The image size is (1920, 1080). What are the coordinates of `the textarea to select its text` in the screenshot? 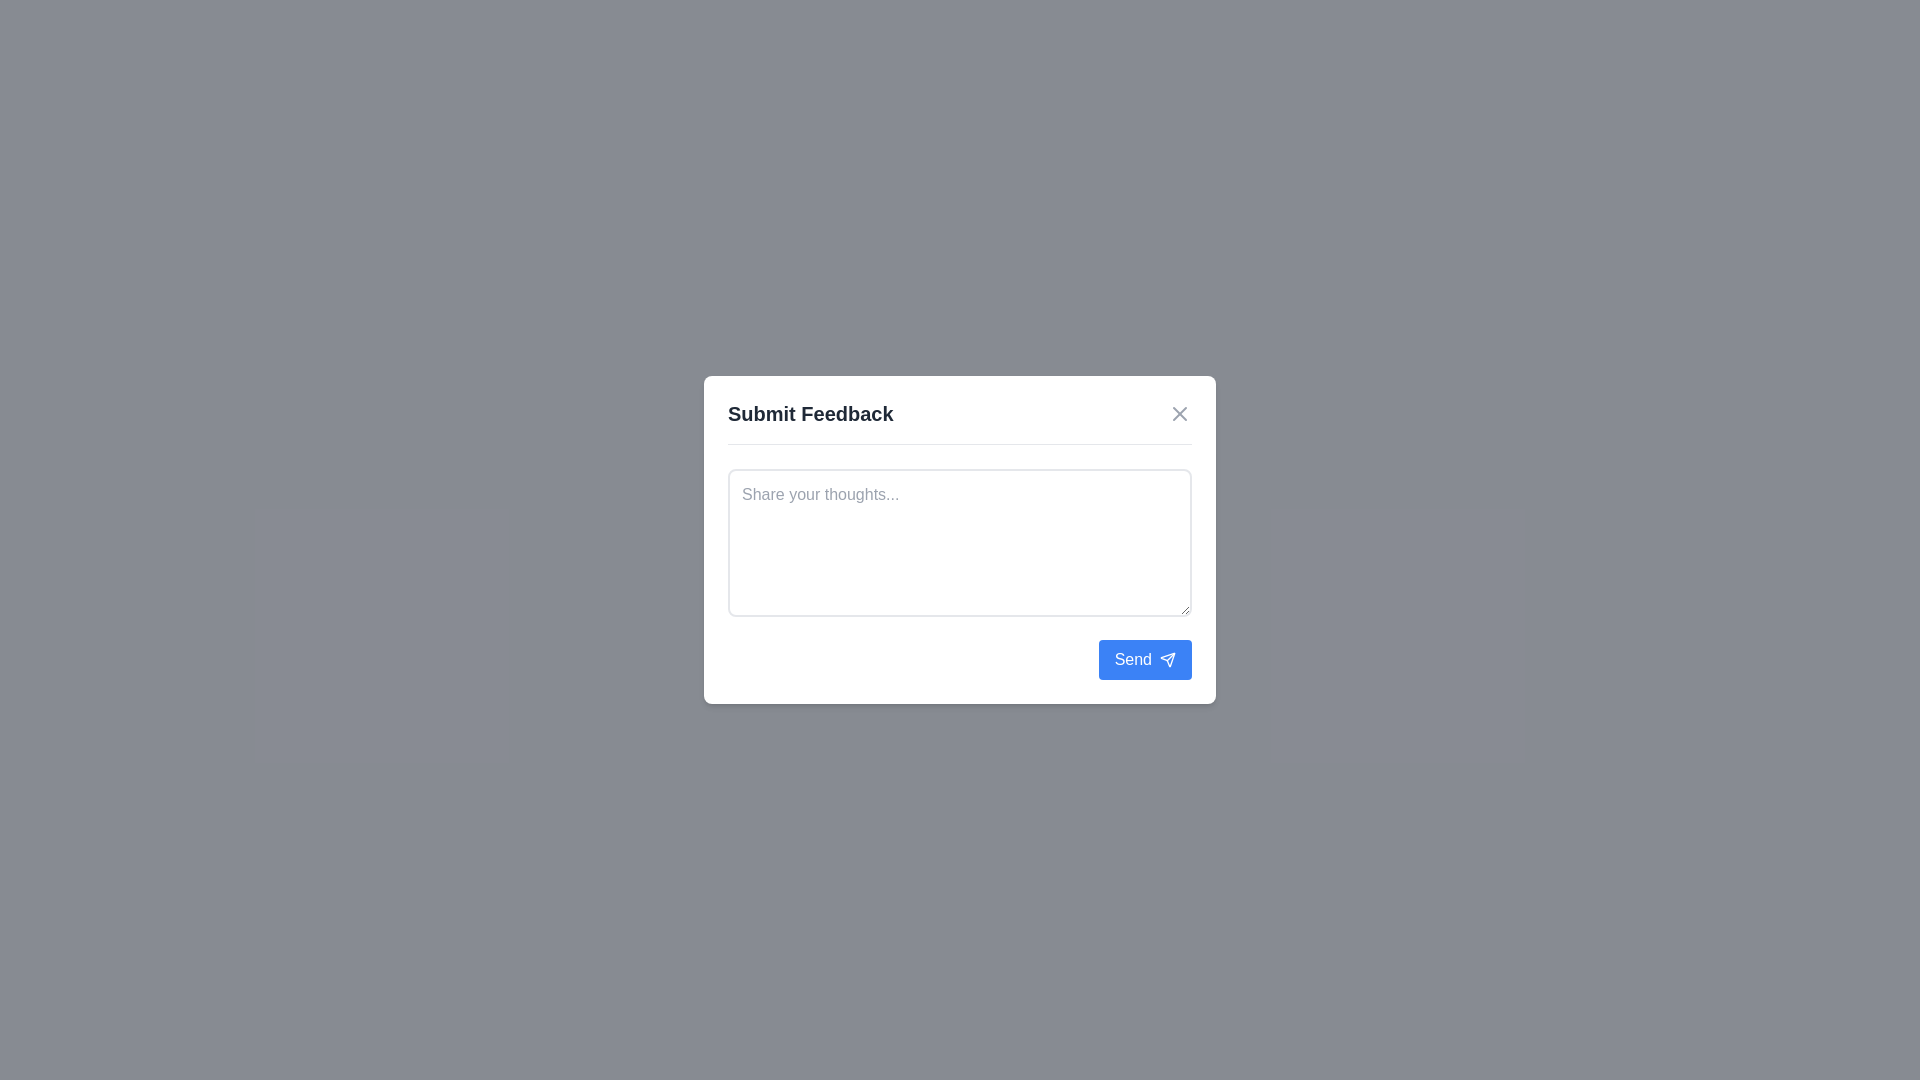 It's located at (960, 543).